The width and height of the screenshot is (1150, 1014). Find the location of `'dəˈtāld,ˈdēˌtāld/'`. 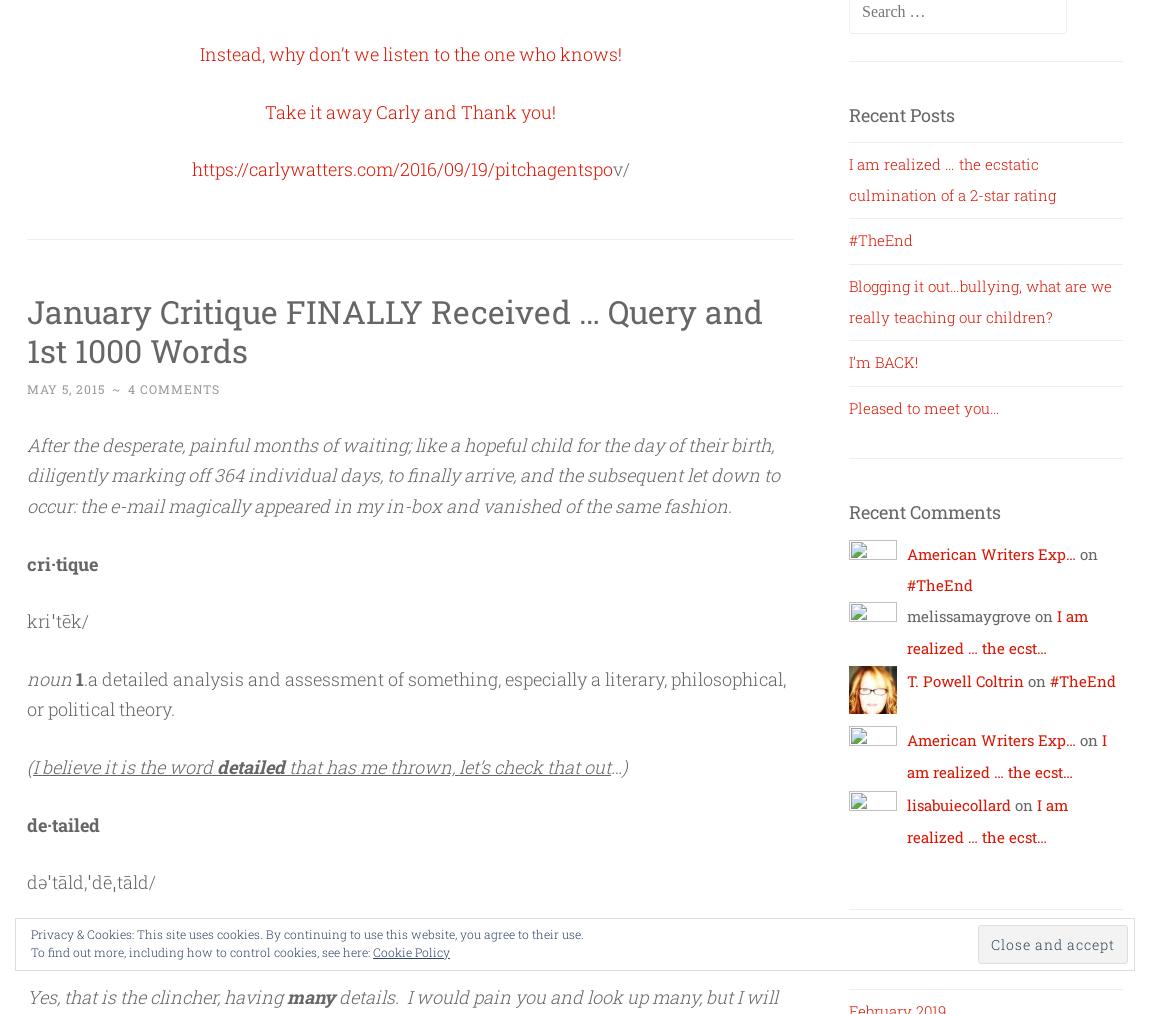

'dəˈtāld,ˈdēˌtāld/' is located at coordinates (90, 880).